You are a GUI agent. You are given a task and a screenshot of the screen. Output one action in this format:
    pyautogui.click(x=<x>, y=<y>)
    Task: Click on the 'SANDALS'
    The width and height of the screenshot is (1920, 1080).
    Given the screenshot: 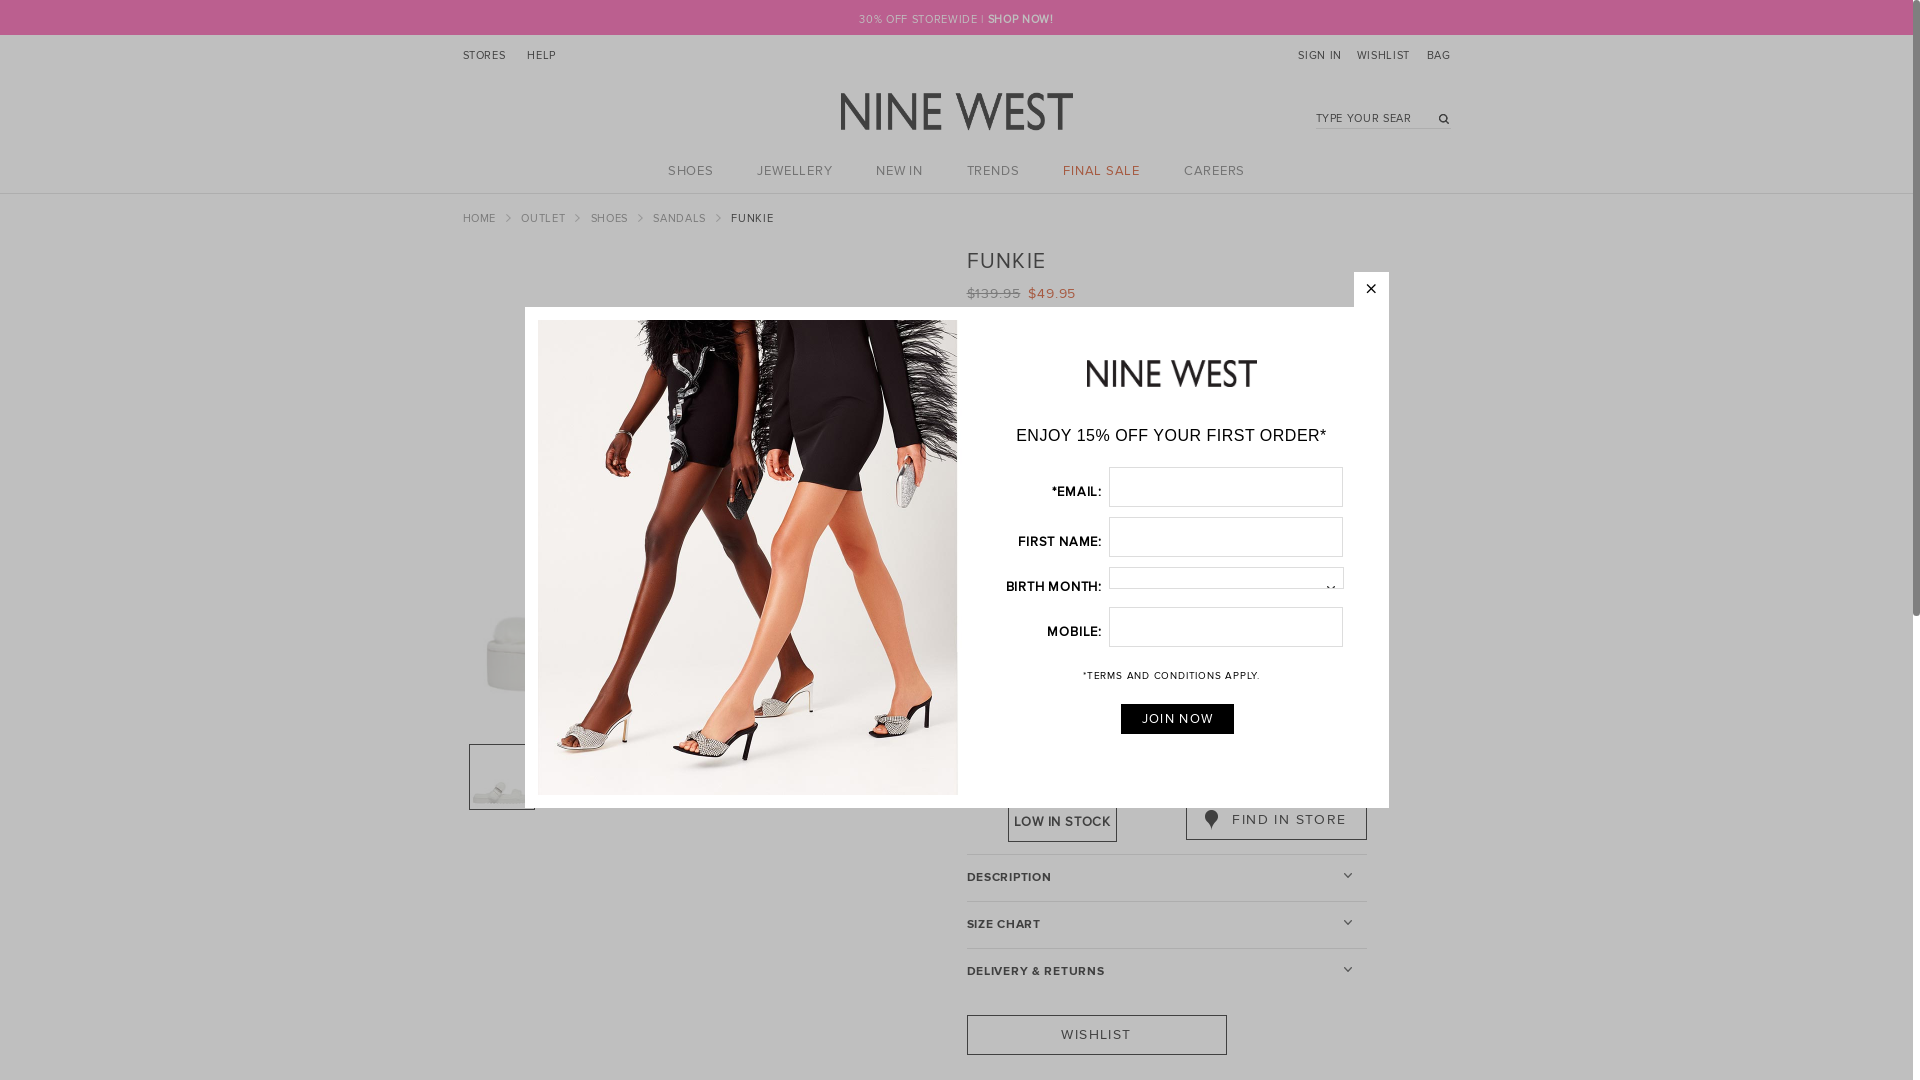 What is the action you would take?
    pyautogui.click(x=652, y=218)
    